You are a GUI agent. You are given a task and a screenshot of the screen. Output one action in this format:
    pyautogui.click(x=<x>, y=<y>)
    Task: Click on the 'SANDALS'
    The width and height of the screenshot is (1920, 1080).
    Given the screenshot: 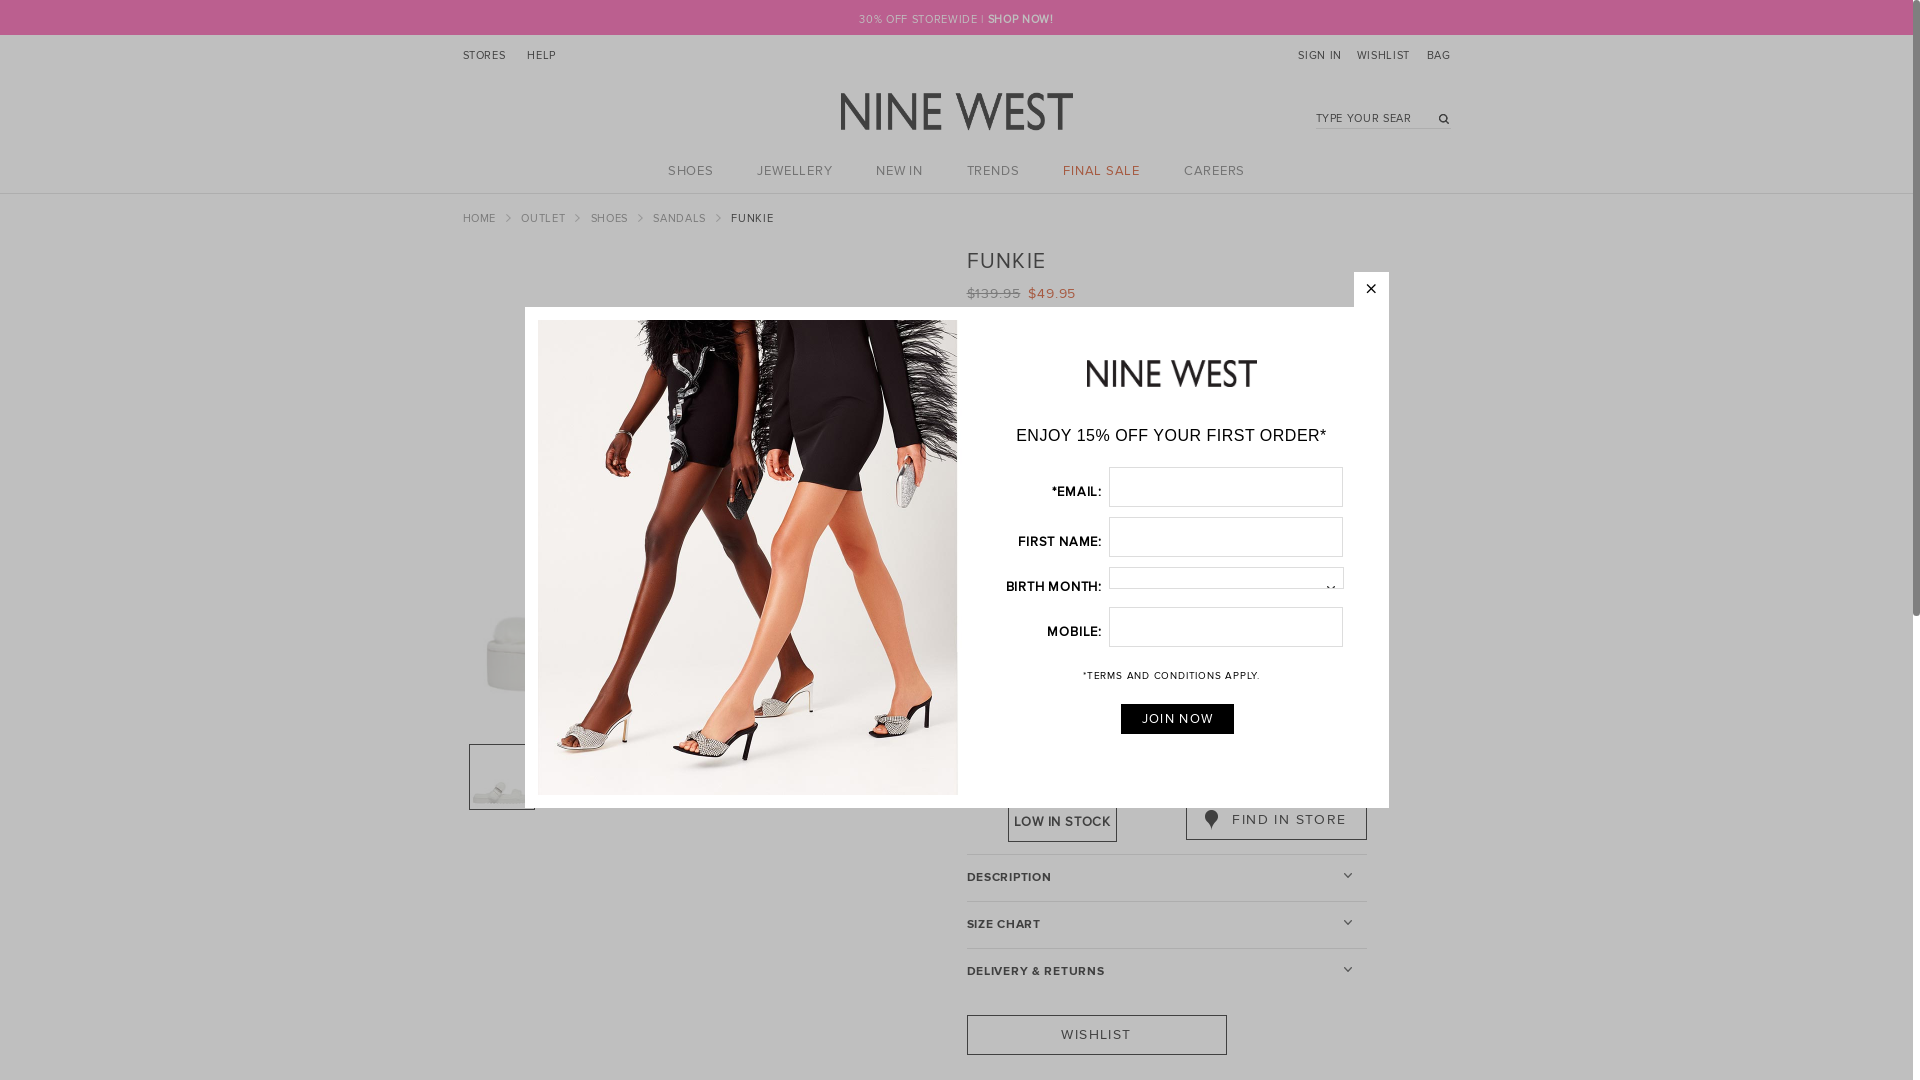 What is the action you would take?
    pyautogui.click(x=652, y=218)
    